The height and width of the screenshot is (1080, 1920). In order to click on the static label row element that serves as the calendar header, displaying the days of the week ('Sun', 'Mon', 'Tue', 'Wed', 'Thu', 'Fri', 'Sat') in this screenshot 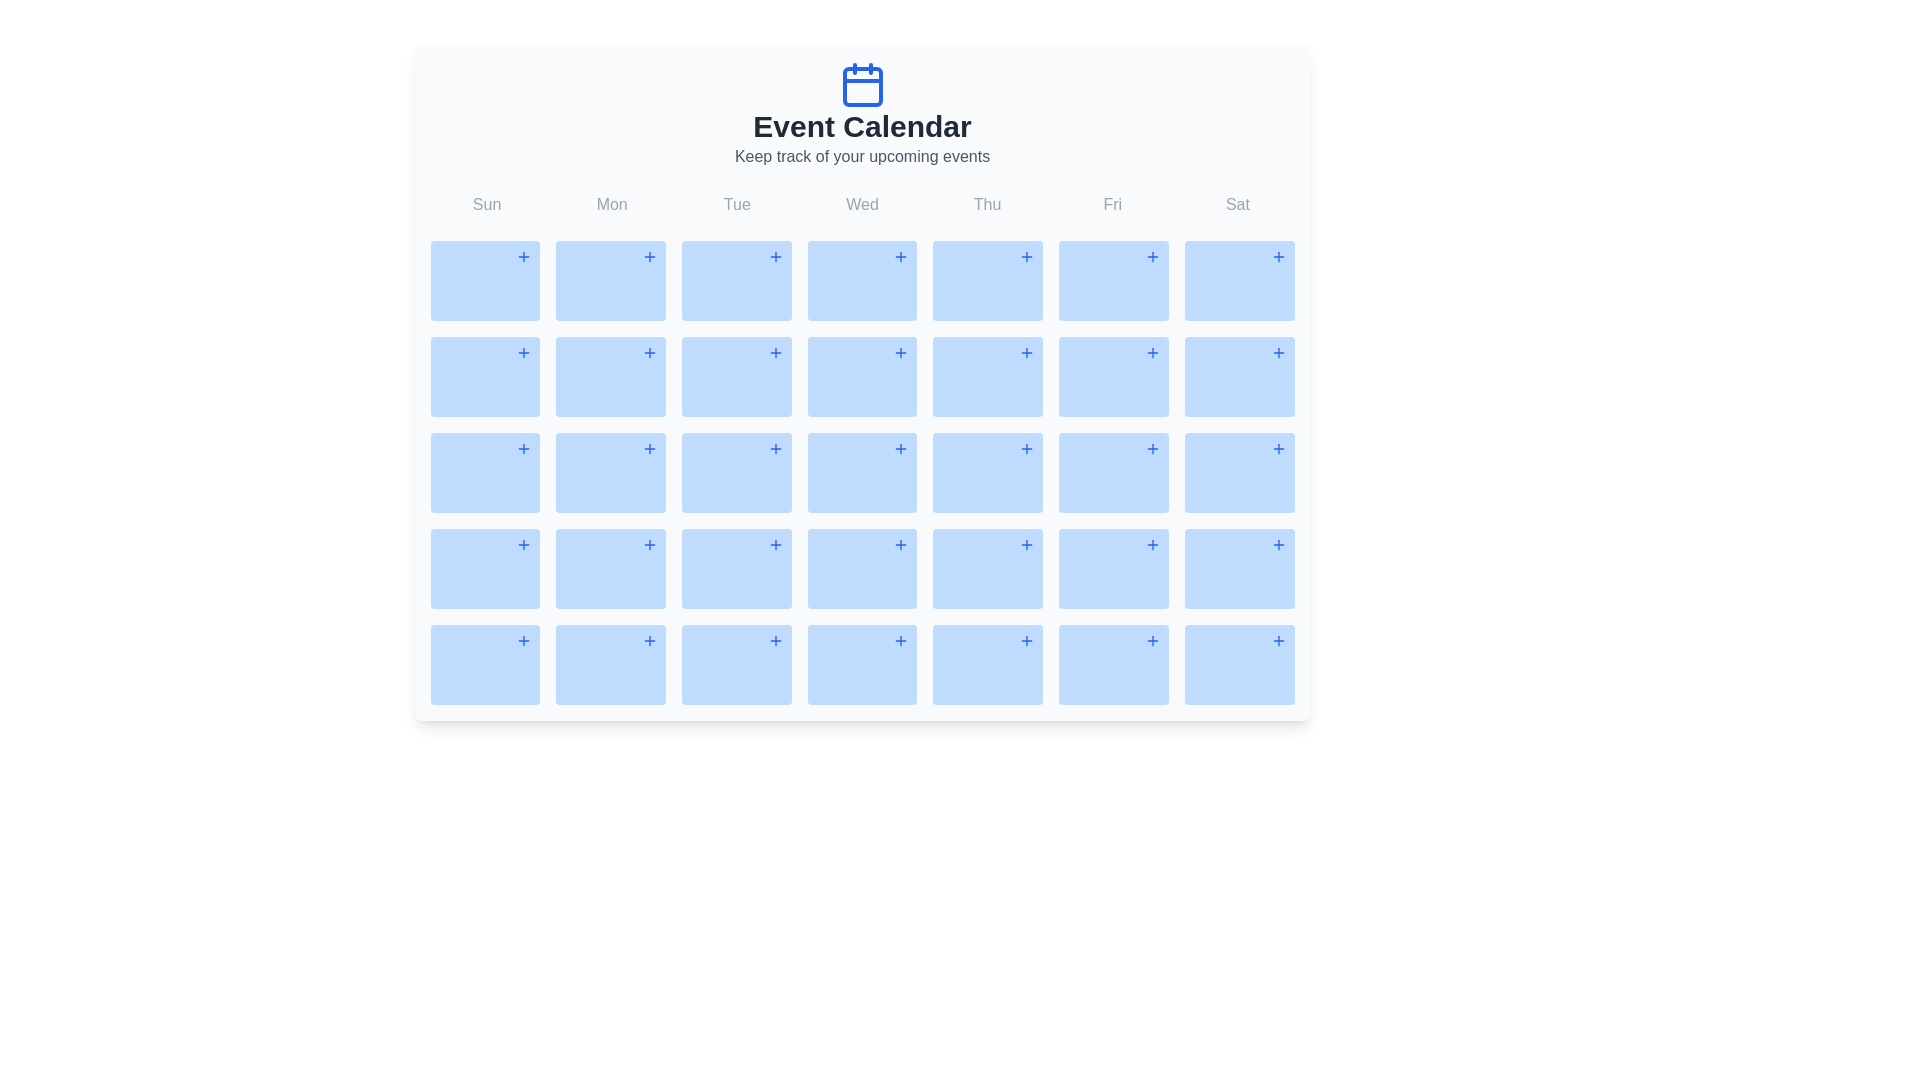, I will do `click(862, 204)`.